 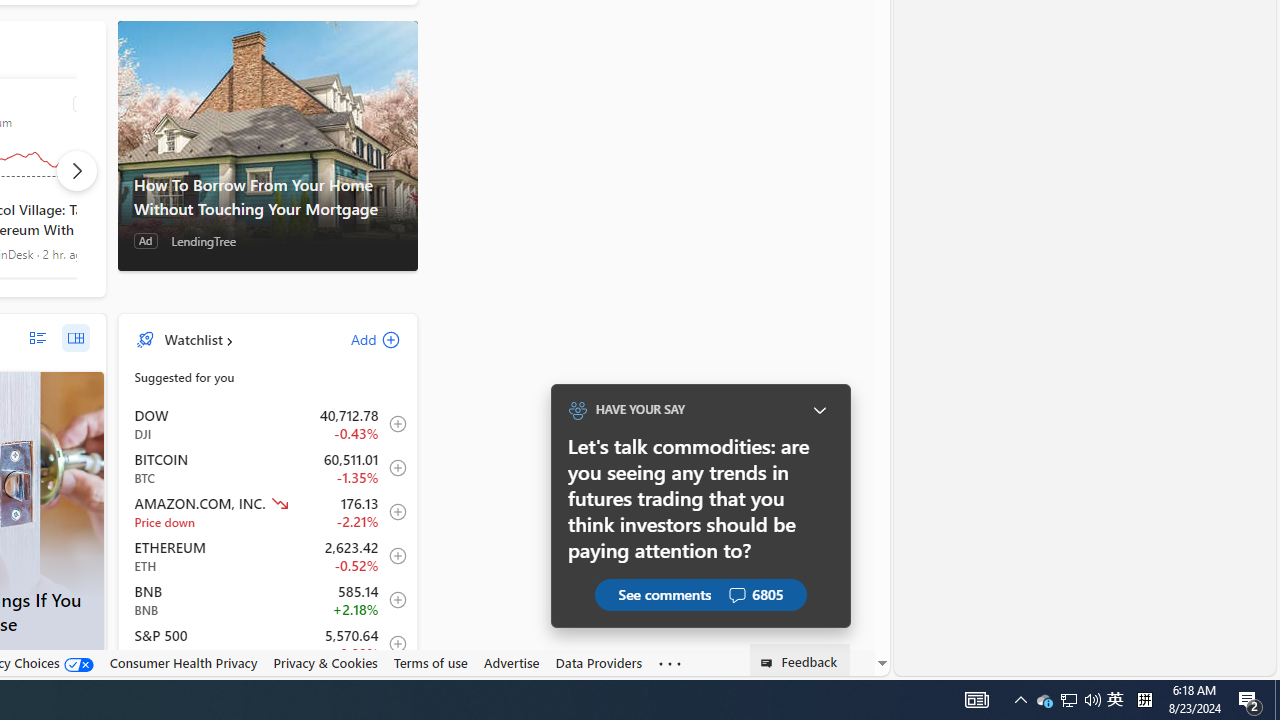 What do you see at coordinates (144, 240) in the screenshot?
I see `'Ad'` at bounding box center [144, 240].